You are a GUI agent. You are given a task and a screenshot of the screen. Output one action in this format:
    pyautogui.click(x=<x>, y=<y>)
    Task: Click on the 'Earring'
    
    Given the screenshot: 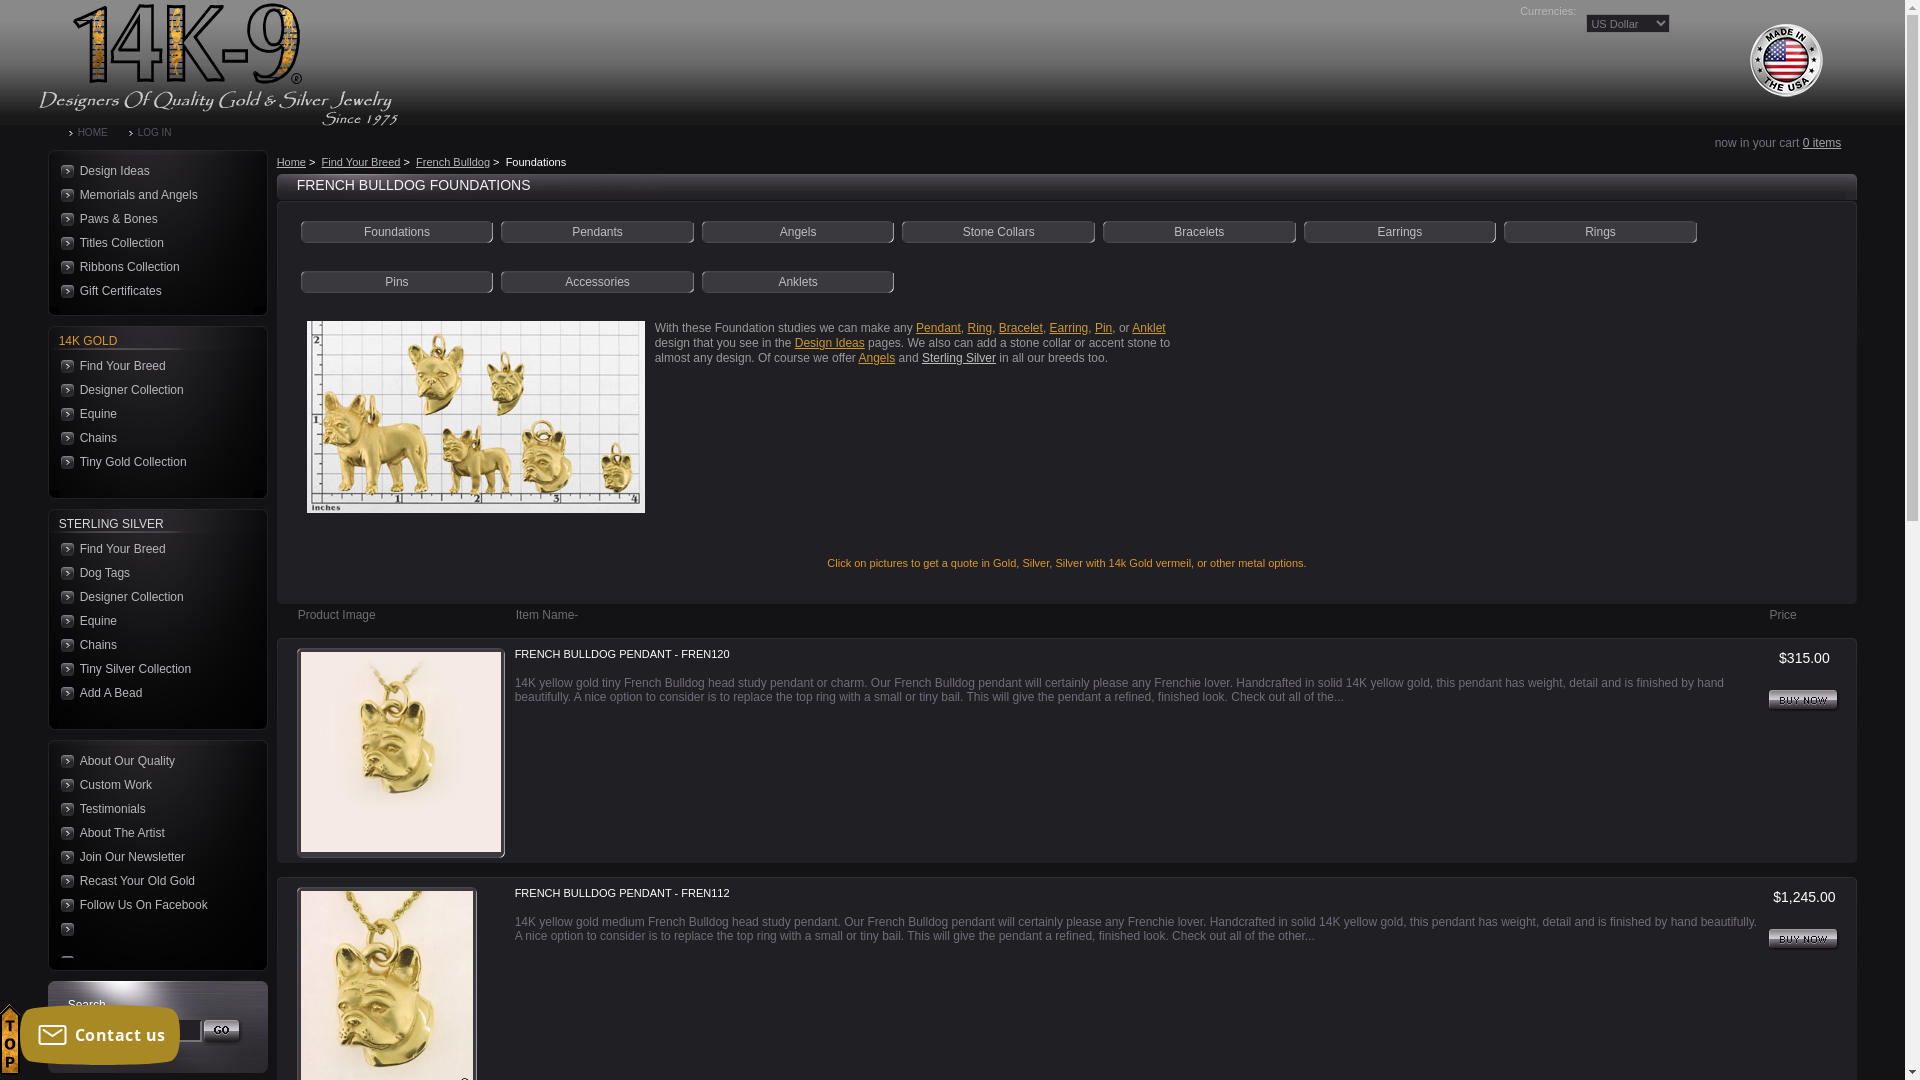 What is the action you would take?
    pyautogui.click(x=1049, y=326)
    